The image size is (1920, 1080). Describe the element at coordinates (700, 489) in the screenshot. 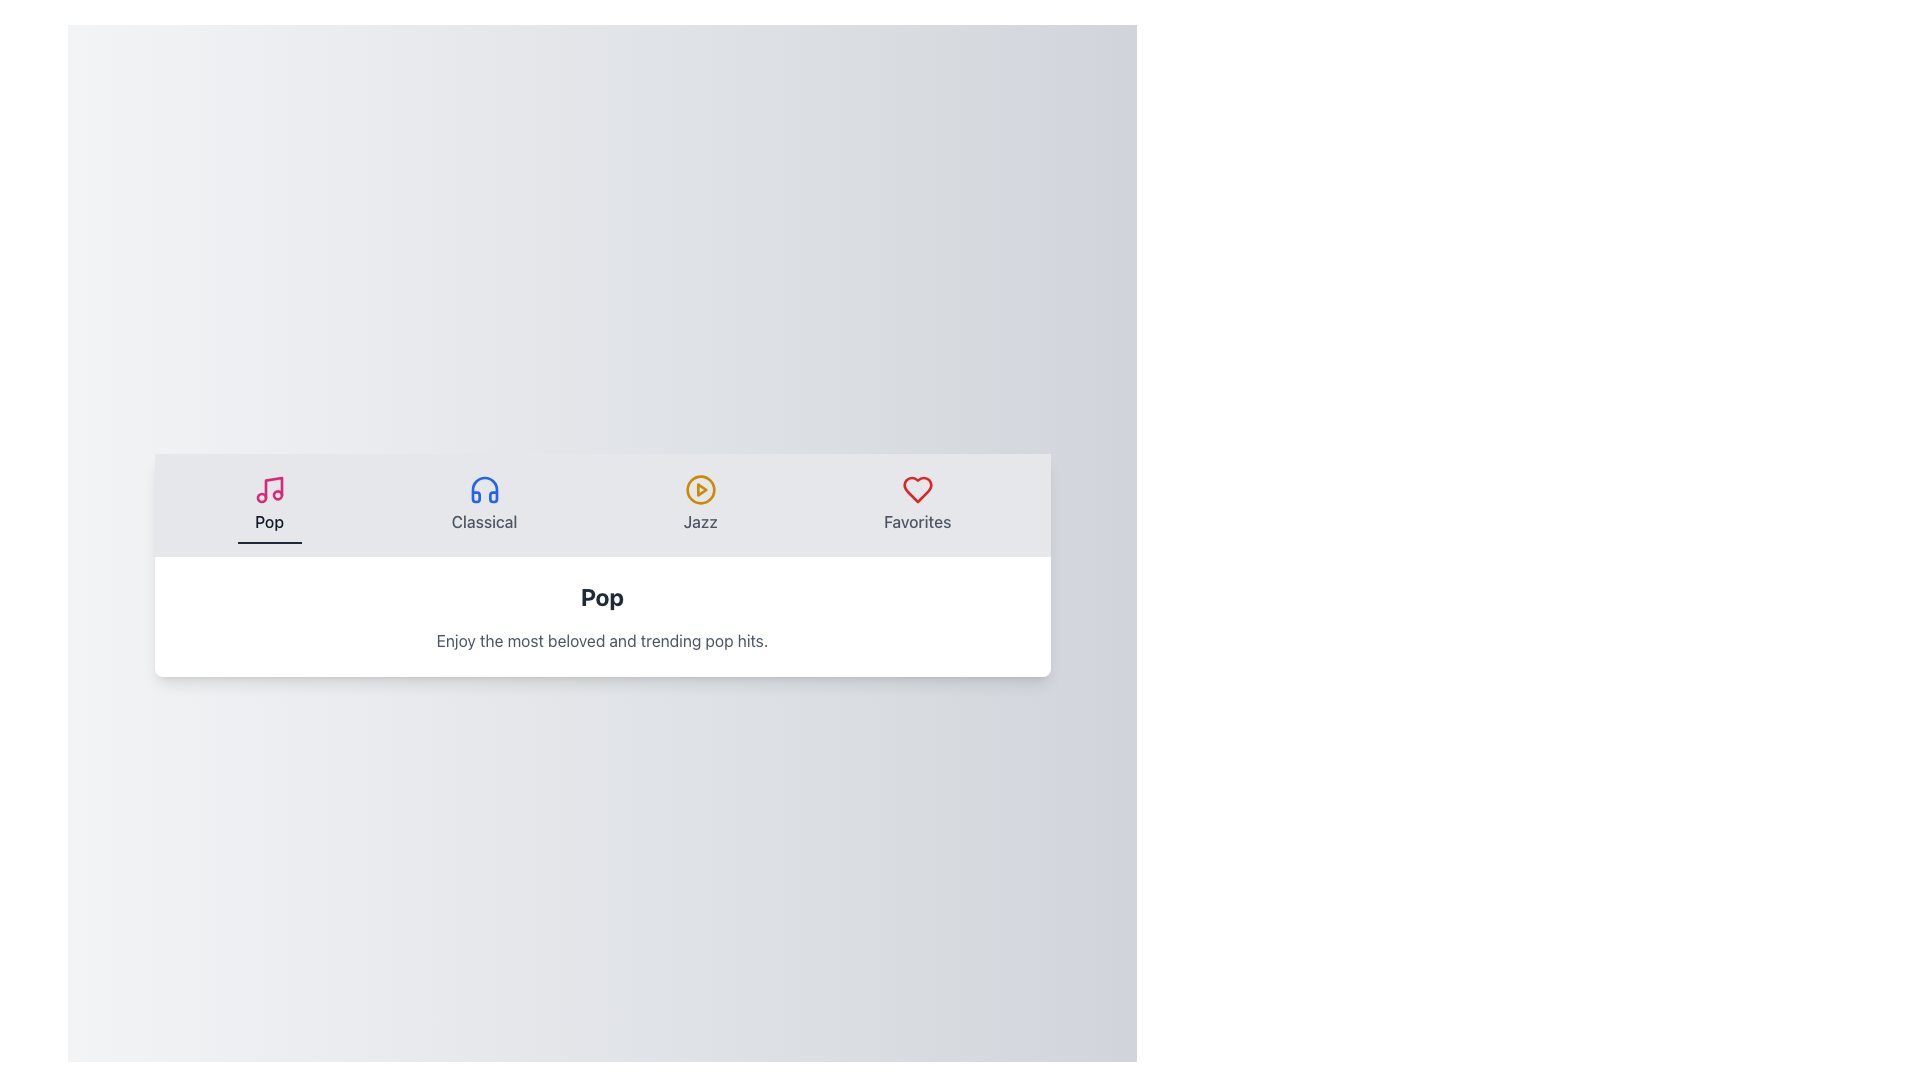

I see `the circular button with a white background and yellow border featuring a play icon` at that location.